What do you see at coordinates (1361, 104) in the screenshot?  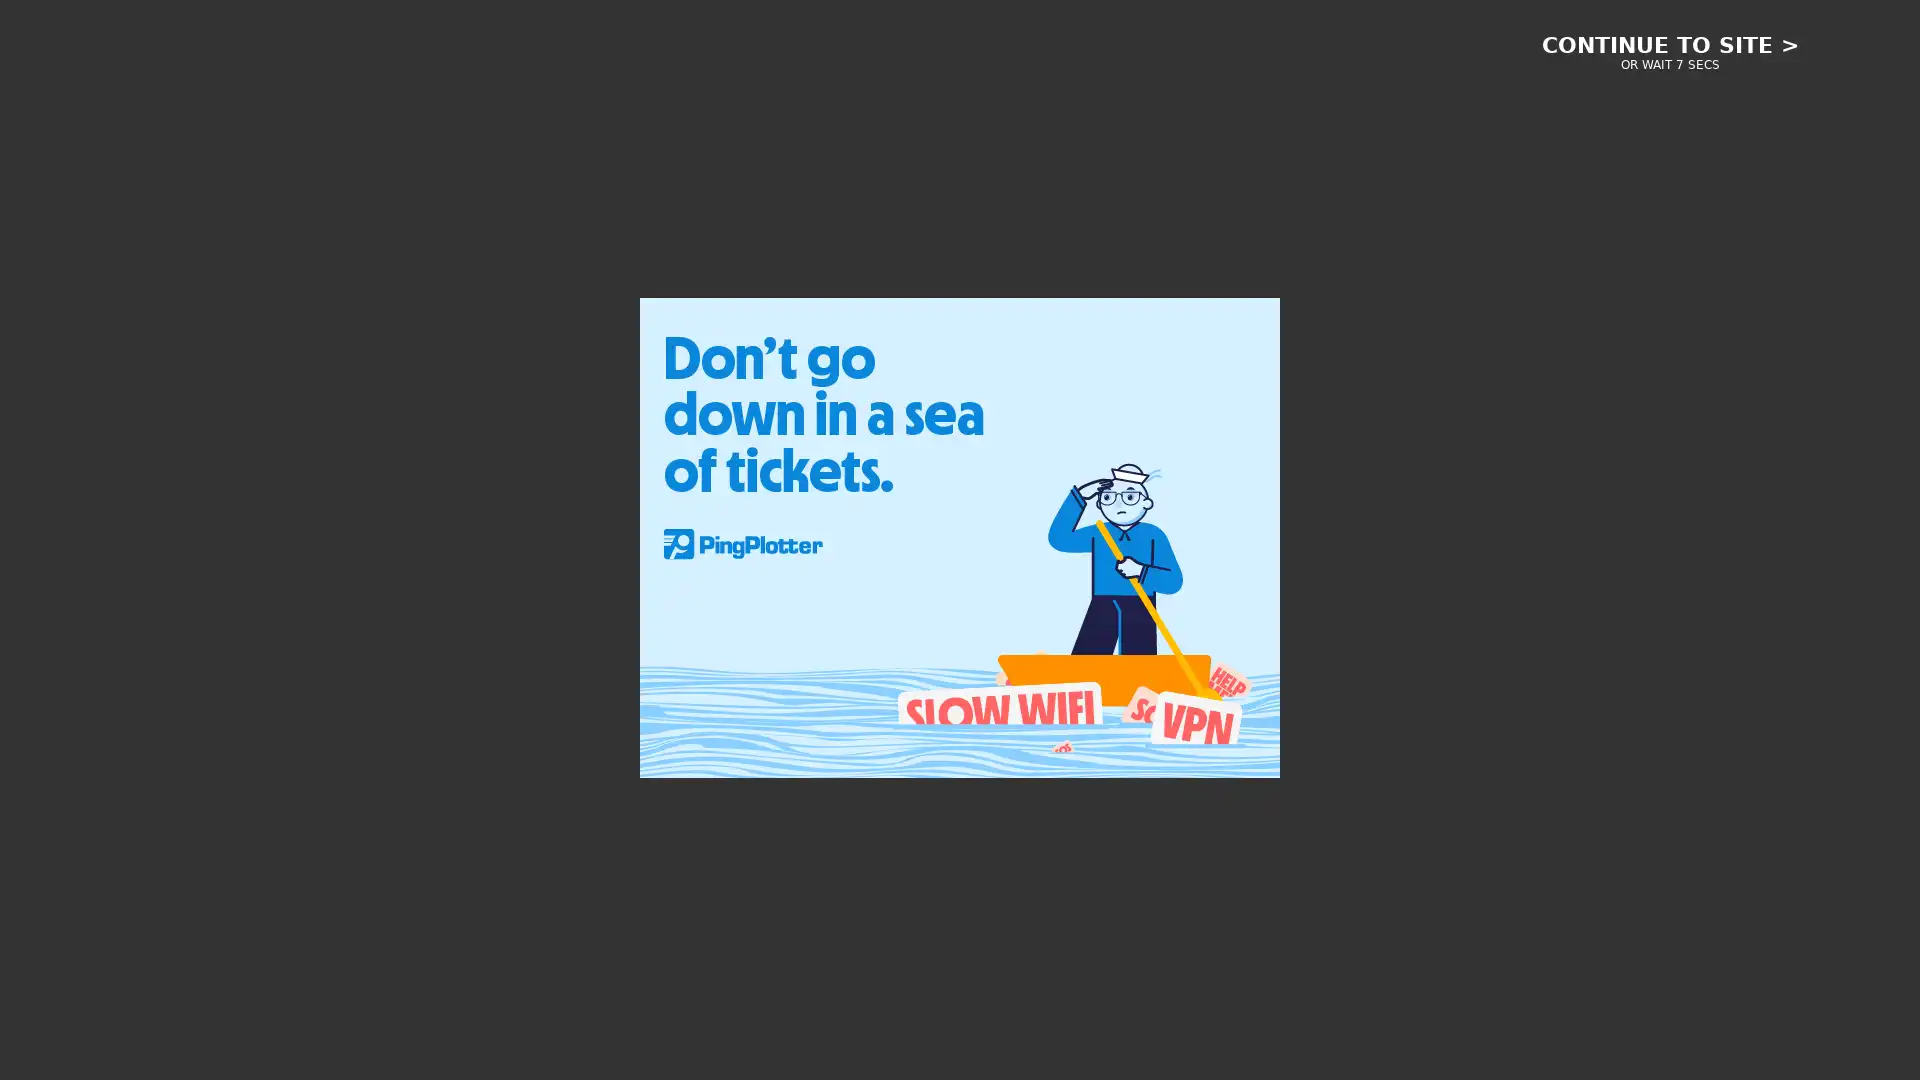 I see `Toggle User Menu` at bounding box center [1361, 104].